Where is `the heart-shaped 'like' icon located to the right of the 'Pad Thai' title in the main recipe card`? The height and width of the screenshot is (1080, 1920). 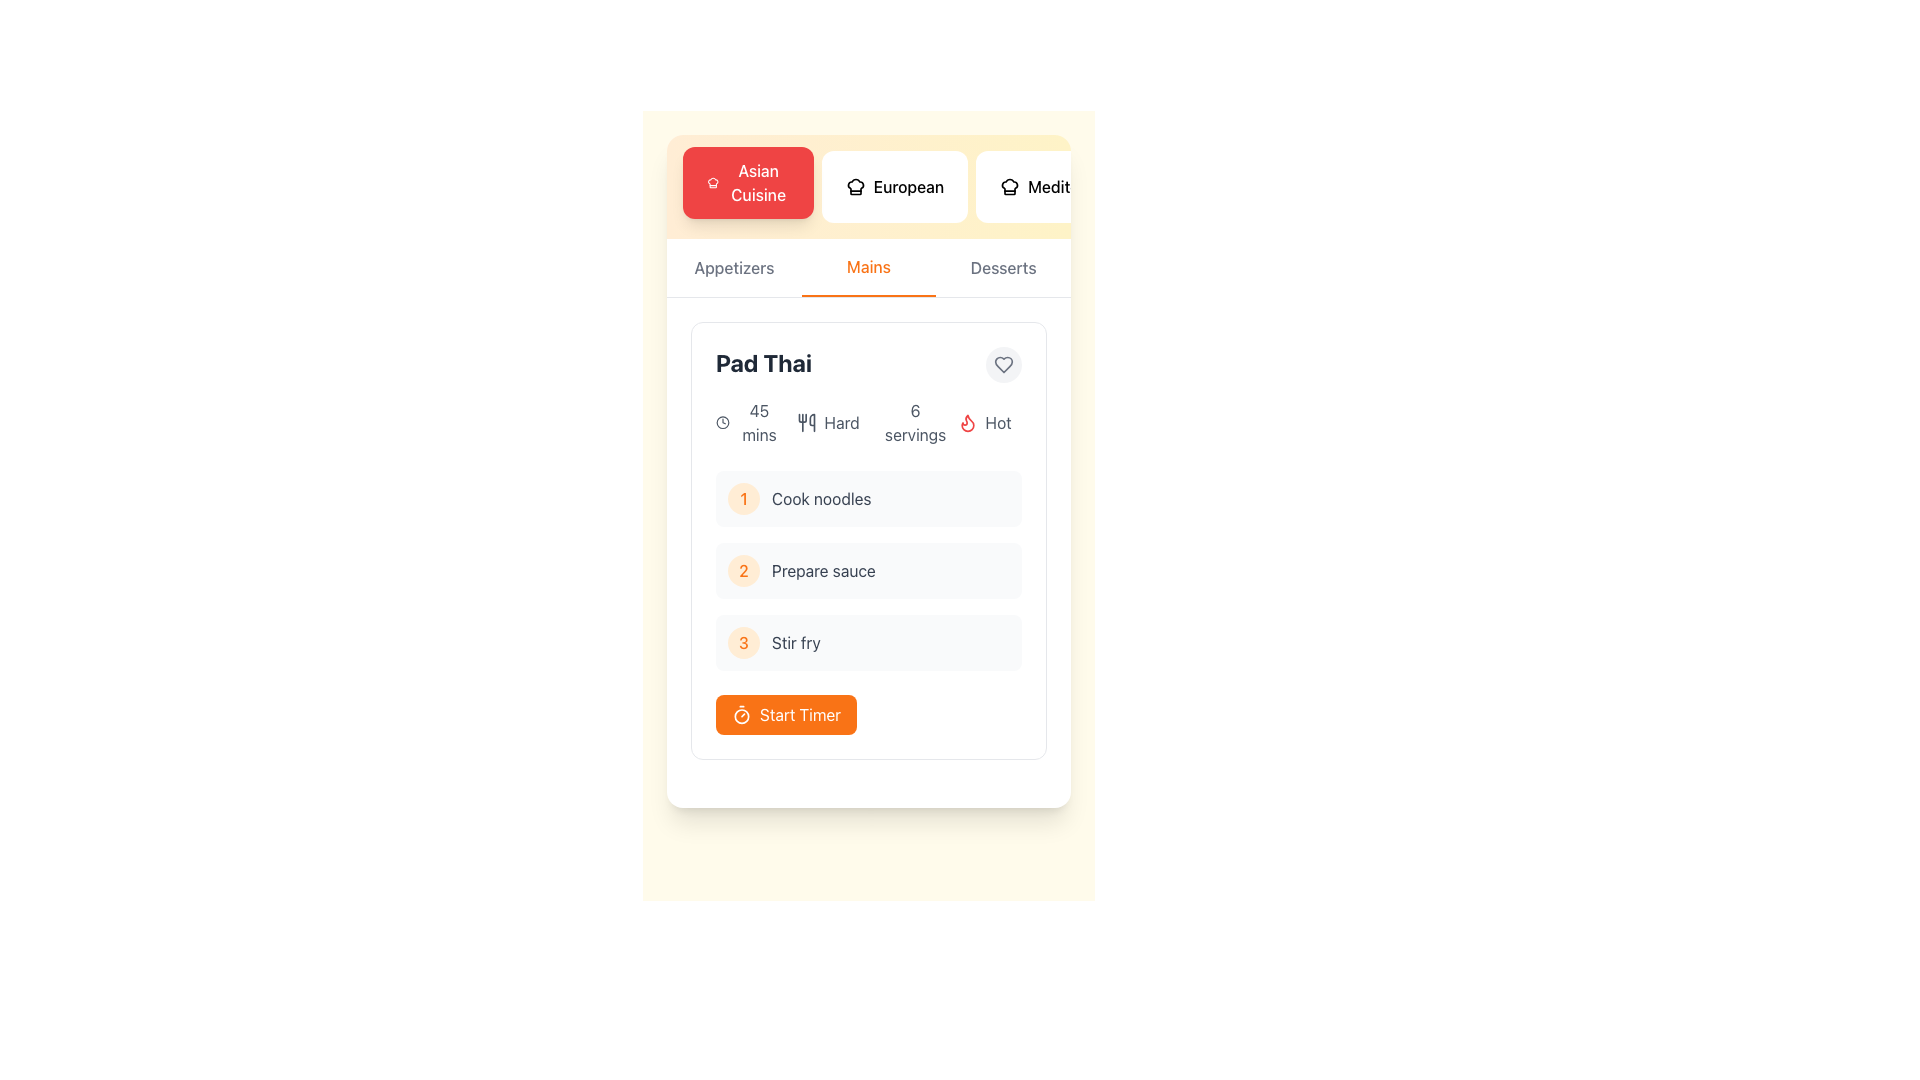
the heart-shaped 'like' icon located to the right of the 'Pad Thai' title in the main recipe card is located at coordinates (1003, 365).